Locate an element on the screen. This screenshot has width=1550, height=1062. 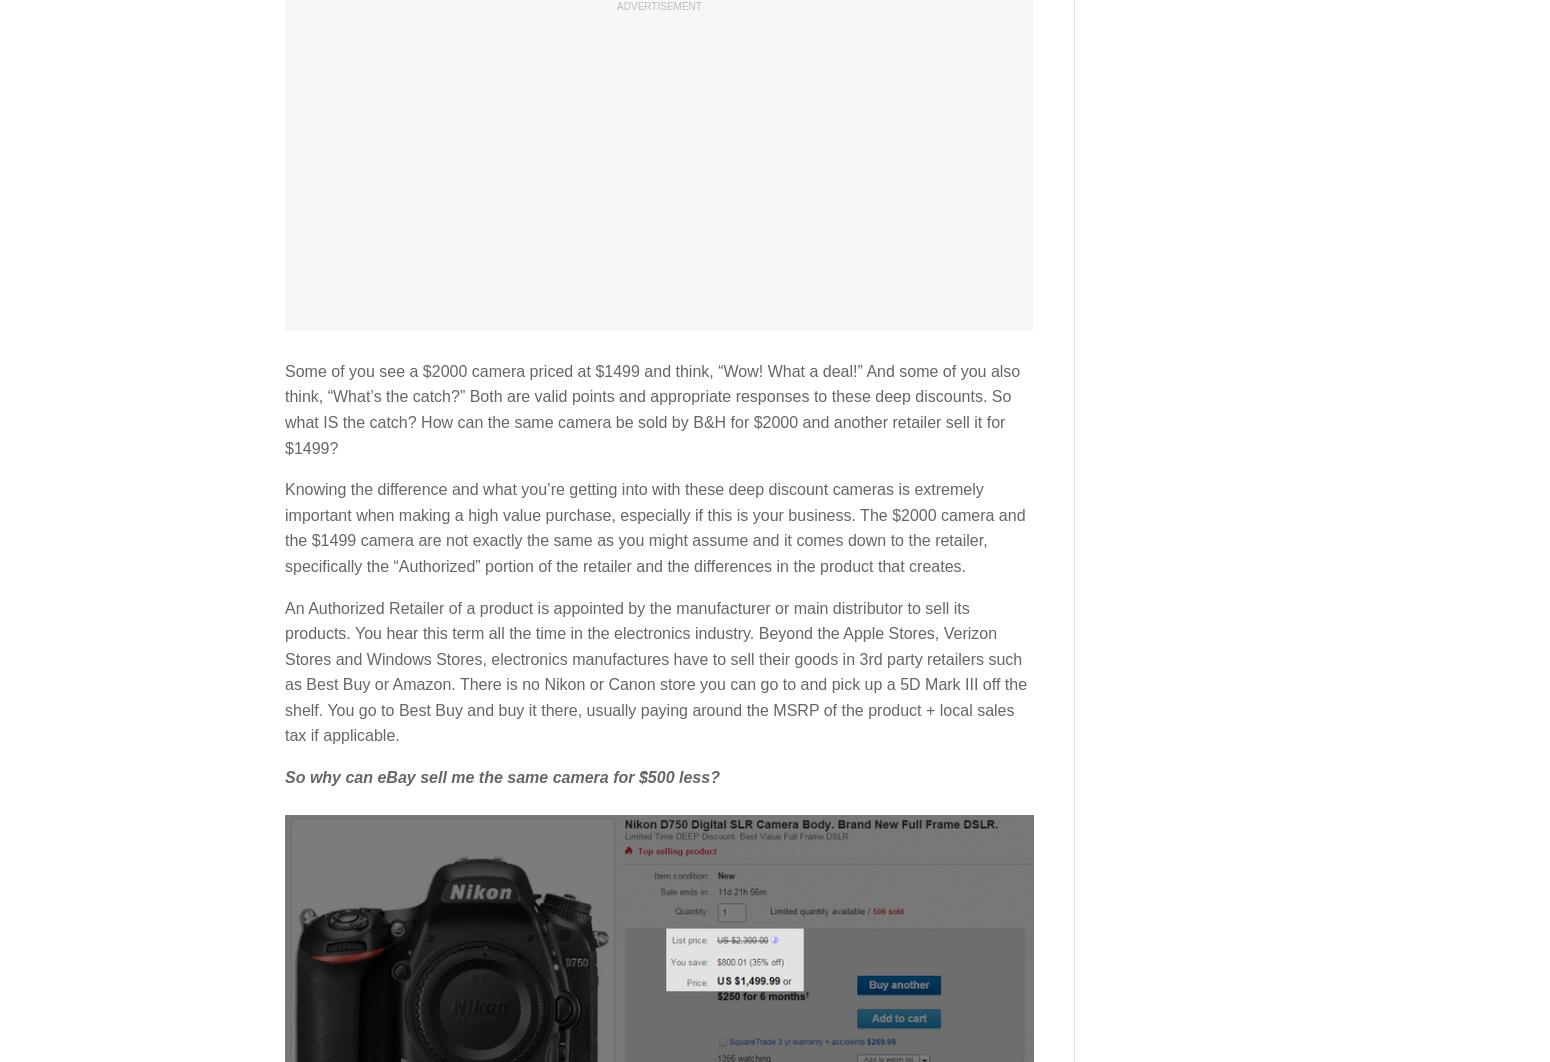
'That's unfortunate. Well I guess my suggestion really varies regionally.' is located at coordinates (556, 938).